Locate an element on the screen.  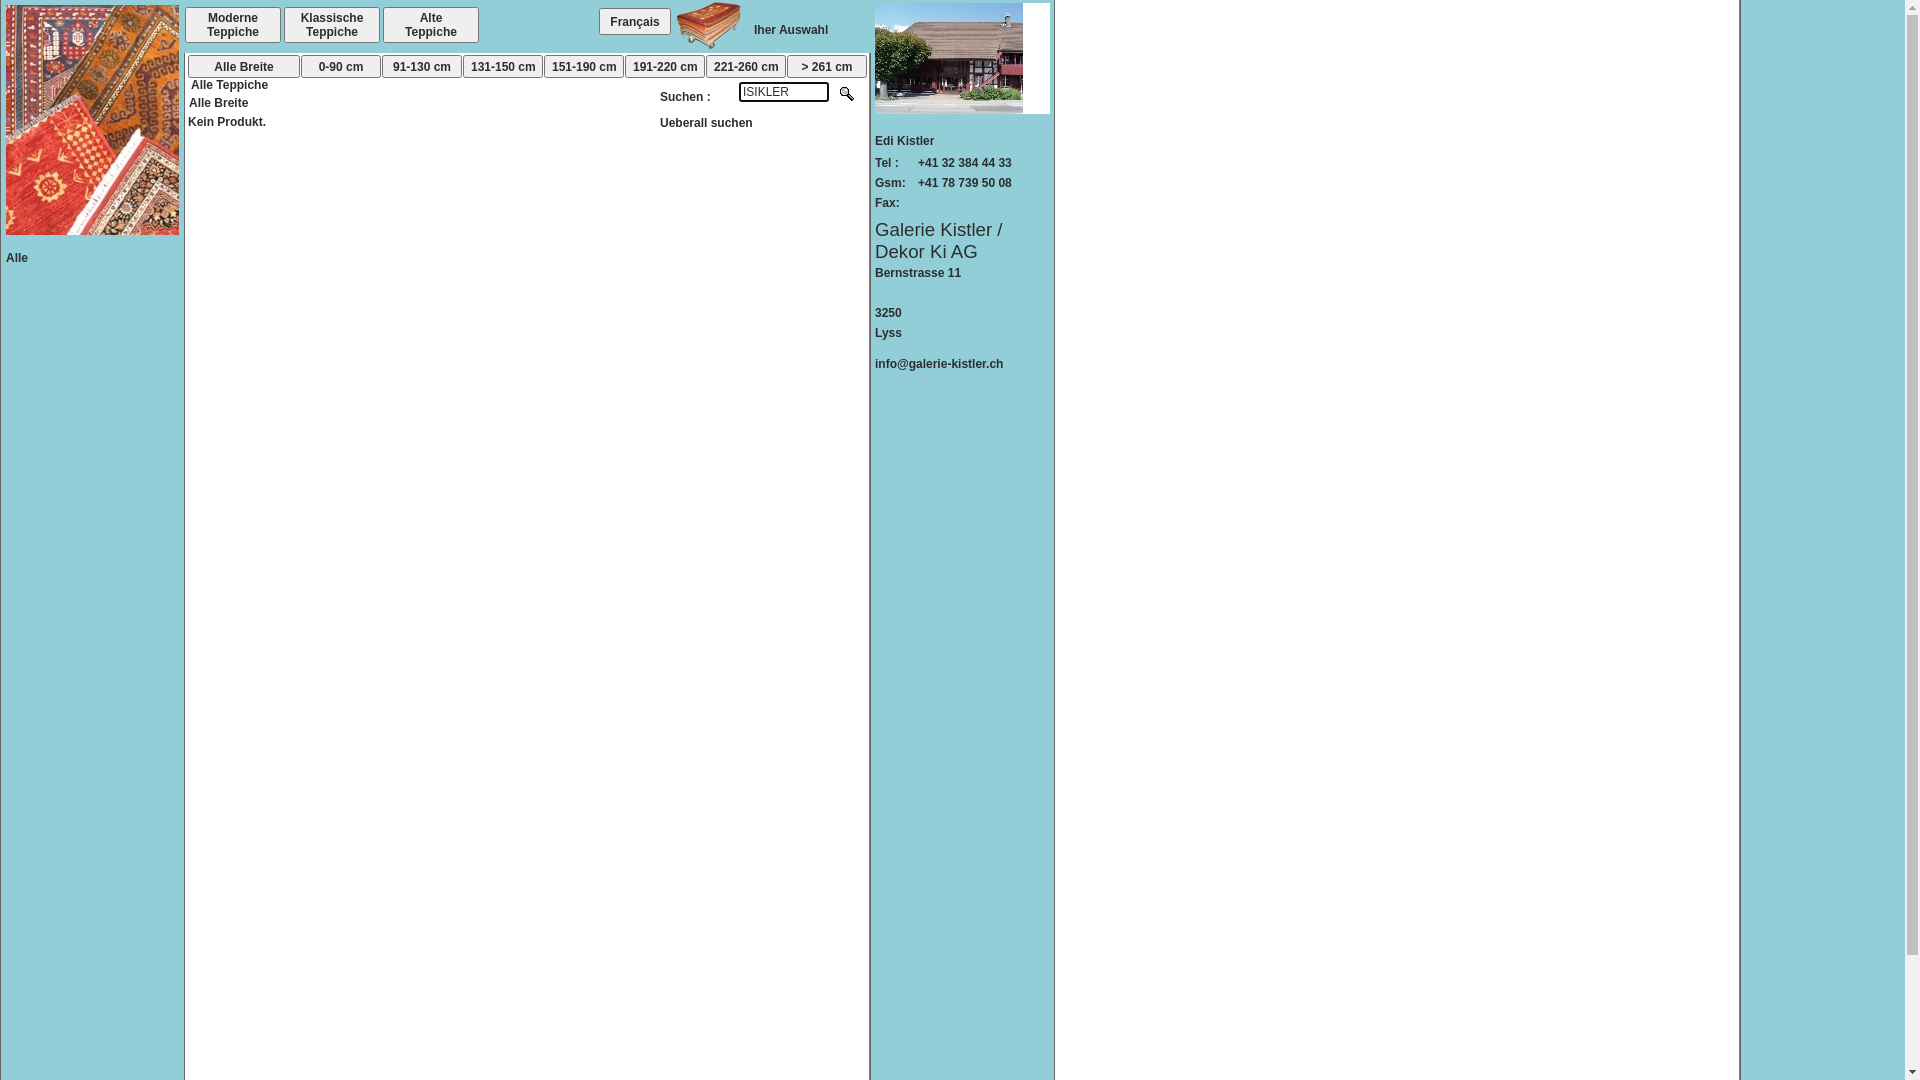
'Rechercher' is located at coordinates (831, 102).